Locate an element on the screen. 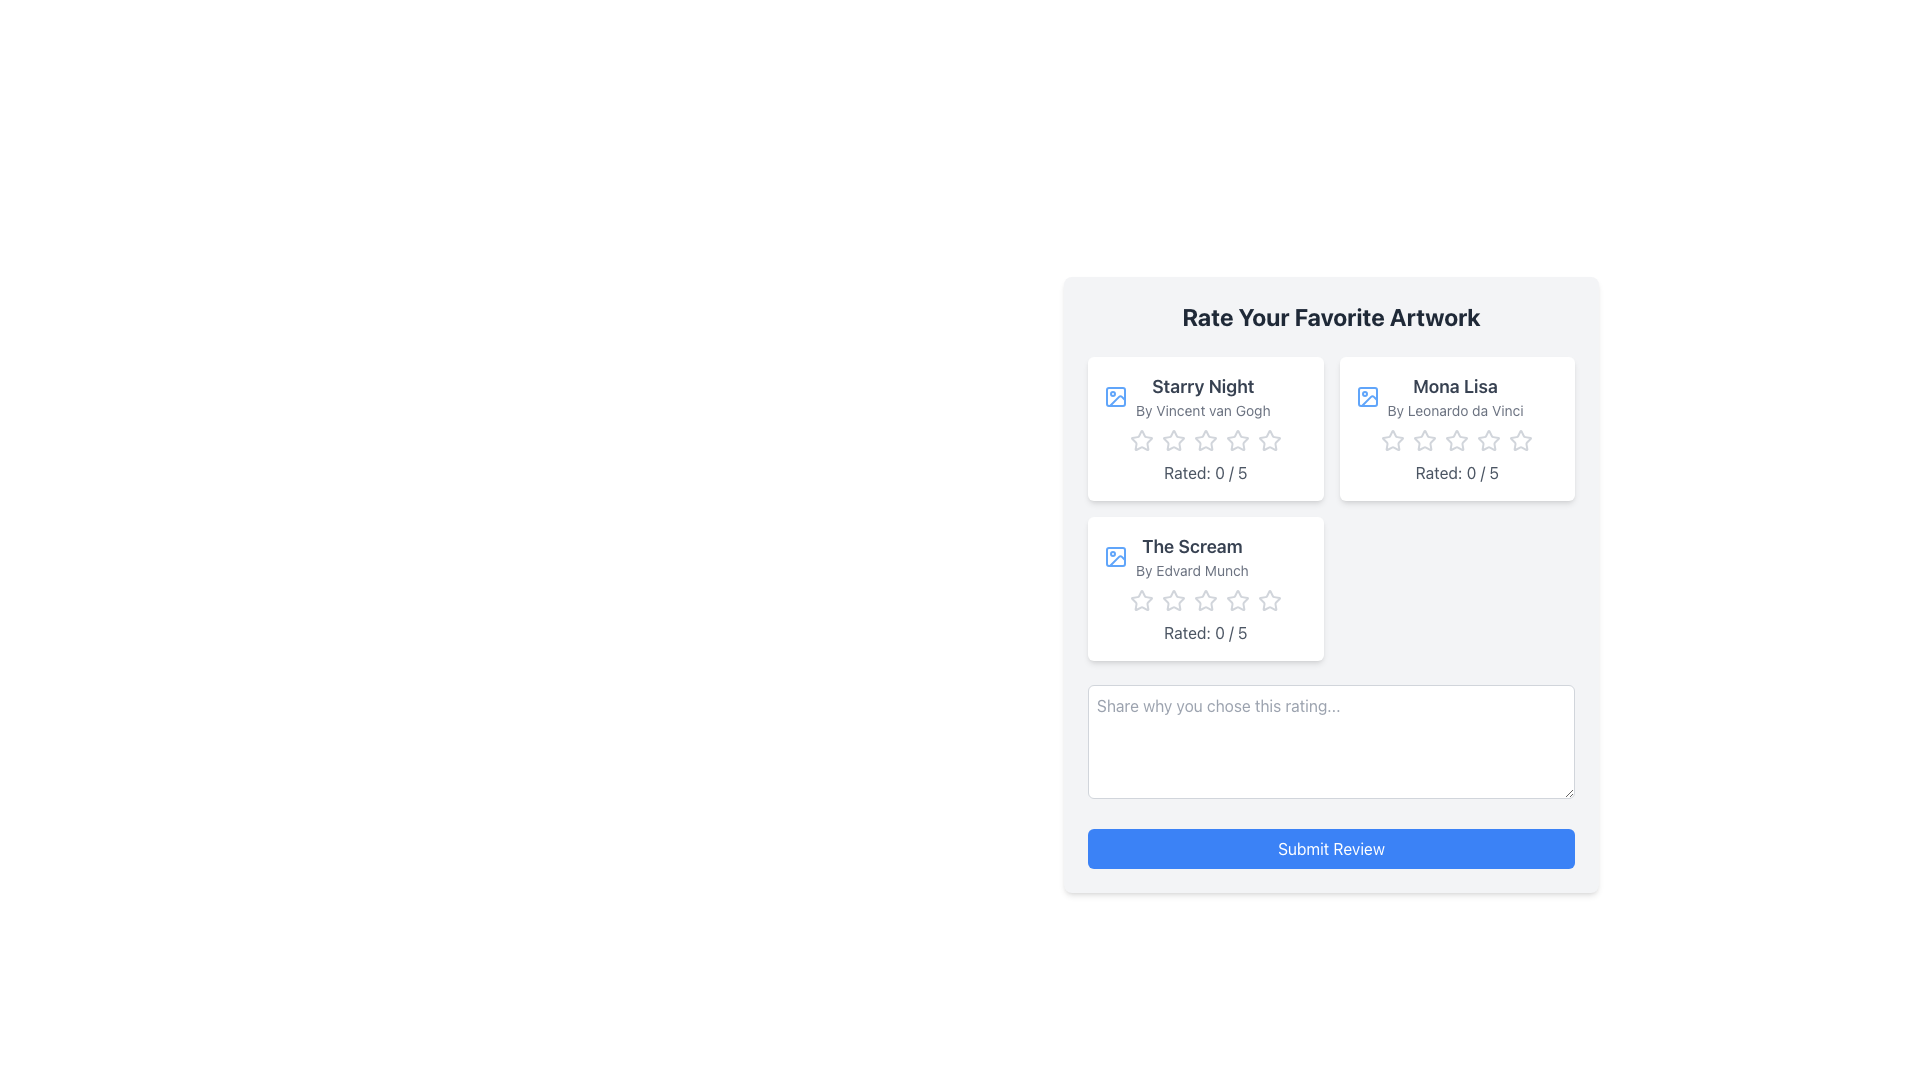 The image size is (1920, 1080). the fourth star icon for rating in the rating panel of 'The Scream' artwork is located at coordinates (1236, 599).